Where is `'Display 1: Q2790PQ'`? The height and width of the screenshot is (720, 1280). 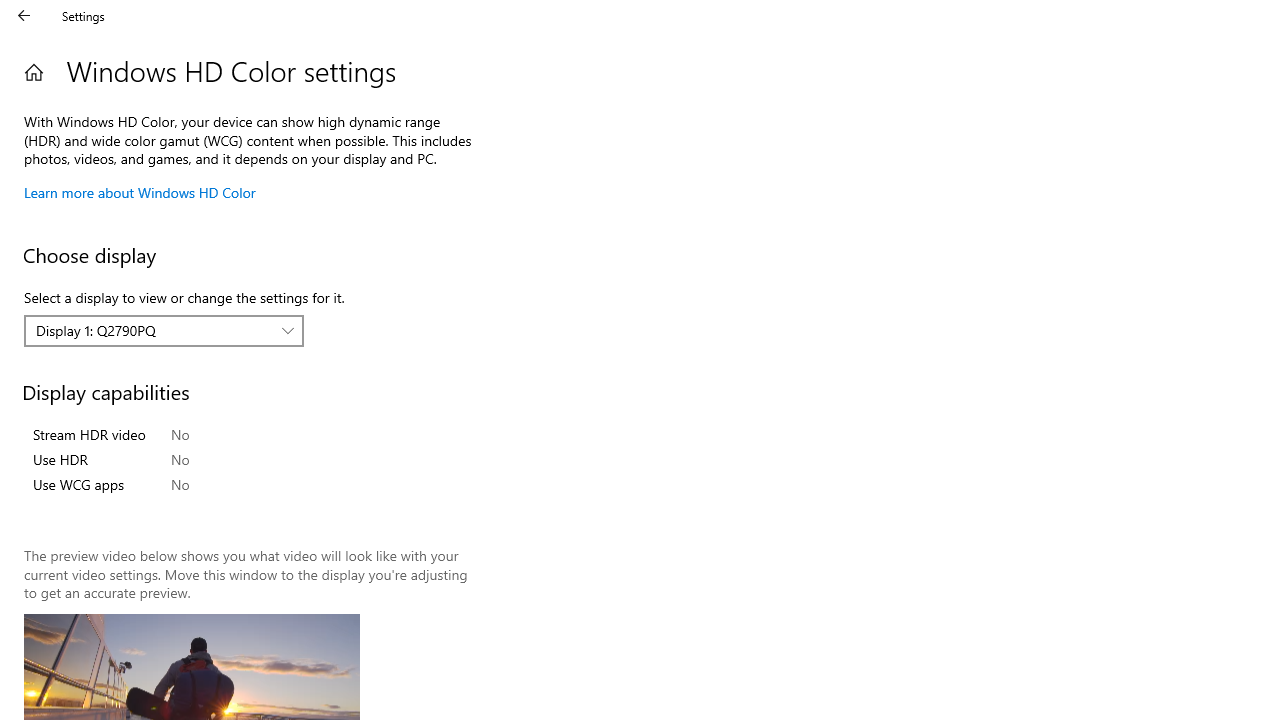 'Display 1: Q2790PQ' is located at coordinates (152, 329).